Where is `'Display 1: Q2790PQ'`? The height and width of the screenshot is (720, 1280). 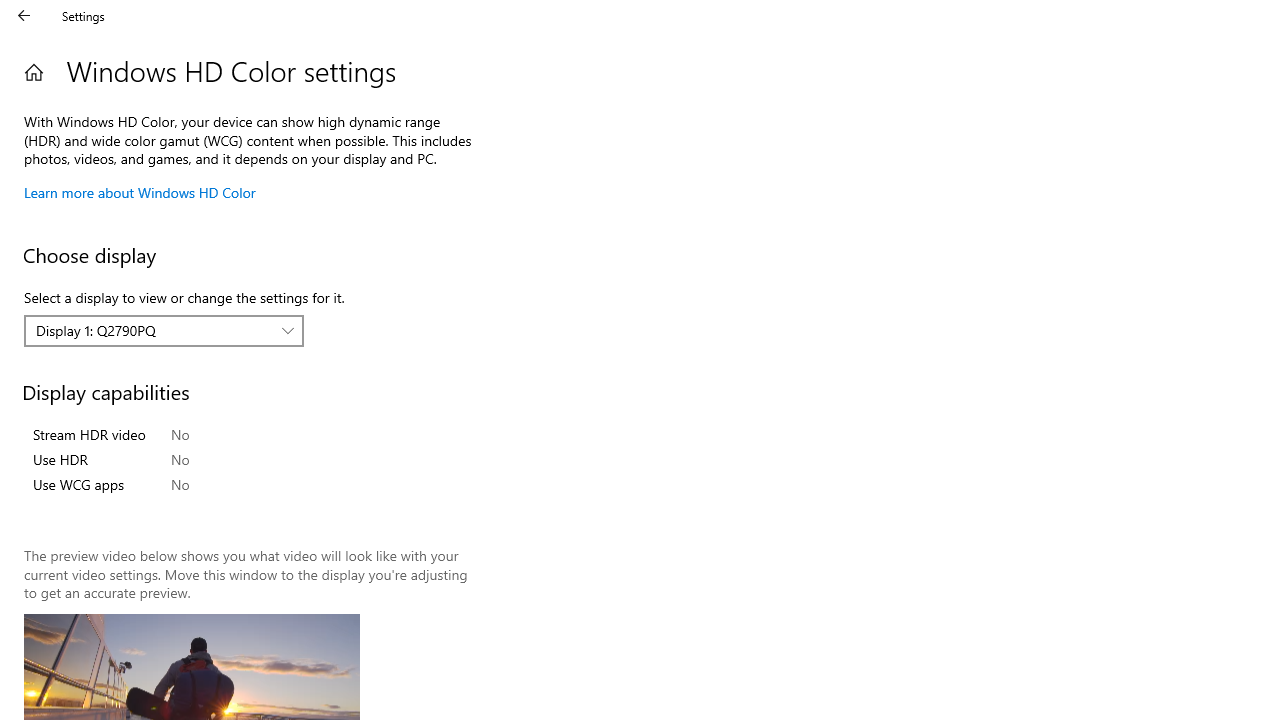 'Display 1: Q2790PQ' is located at coordinates (152, 329).